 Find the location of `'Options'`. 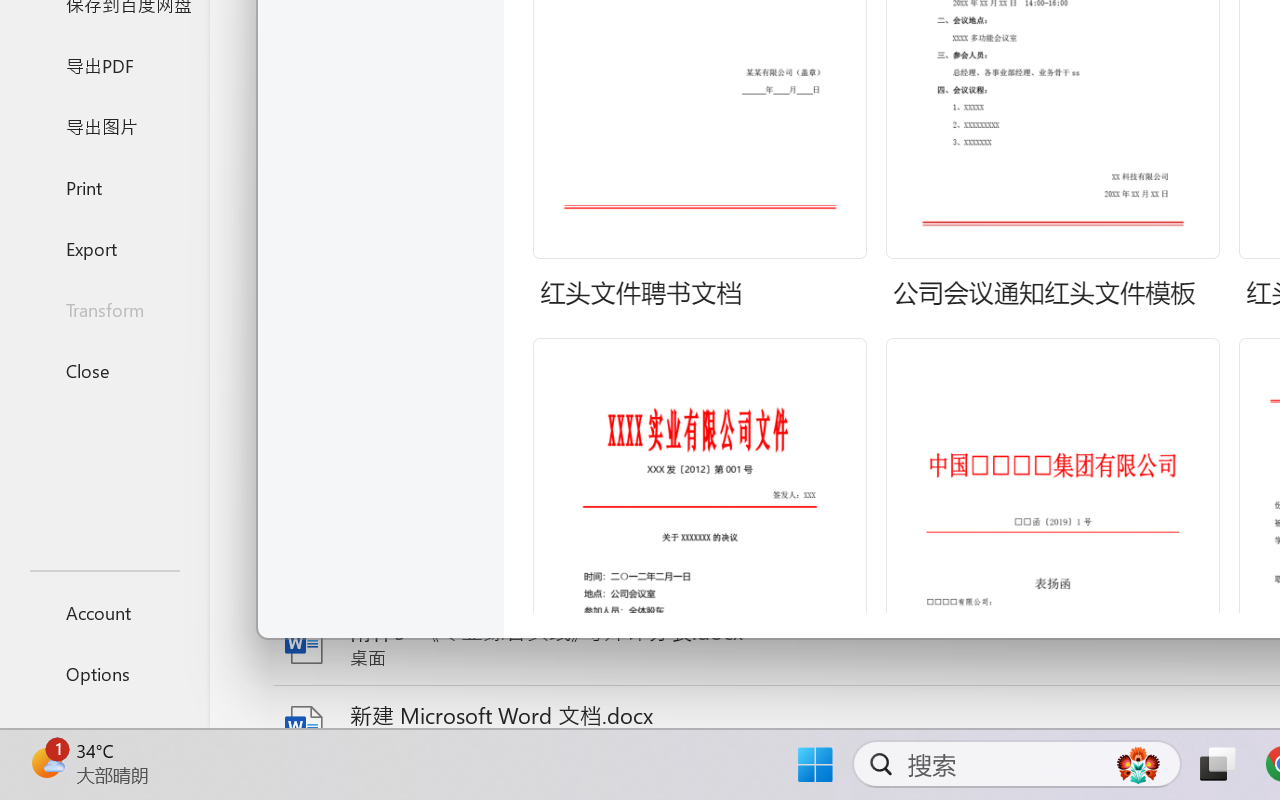

'Options' is located at coordinates (103, 673).